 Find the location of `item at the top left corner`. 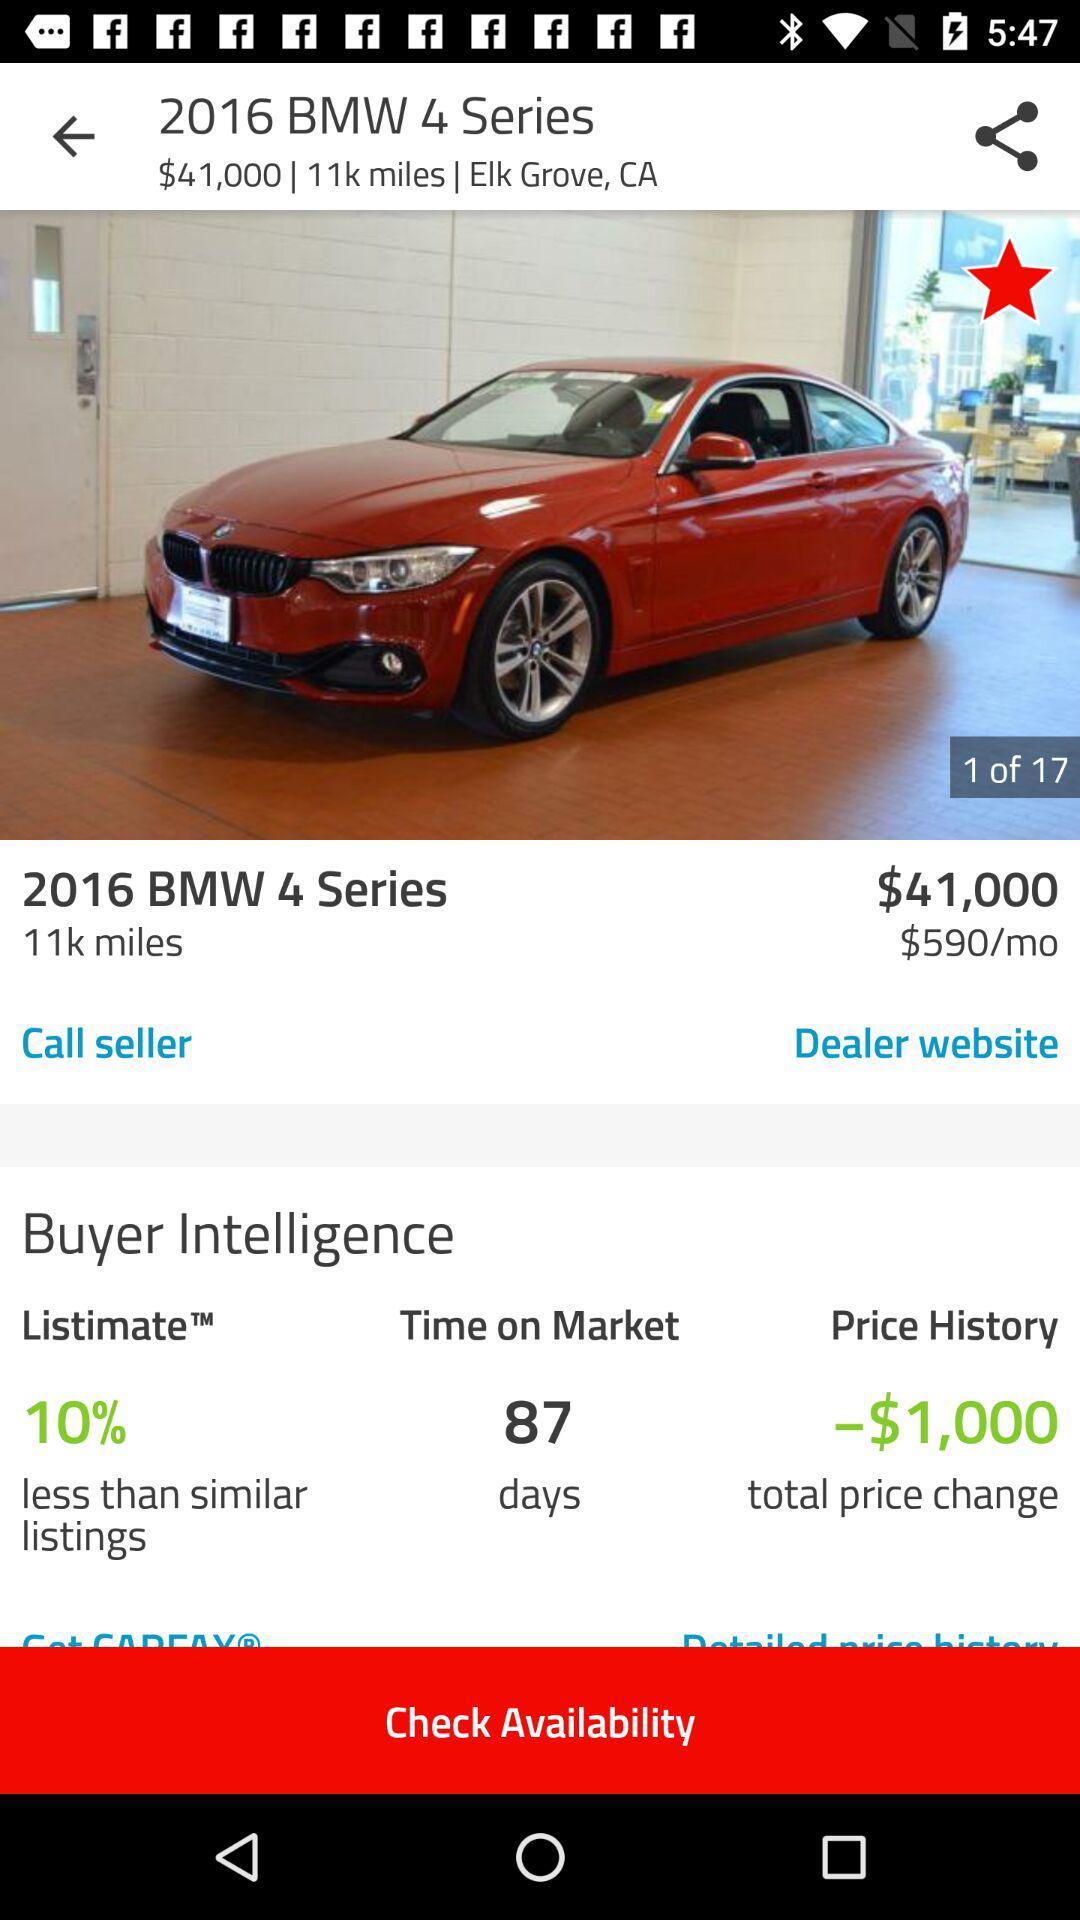

item at the top left corner is located at coordinates (72, 135).